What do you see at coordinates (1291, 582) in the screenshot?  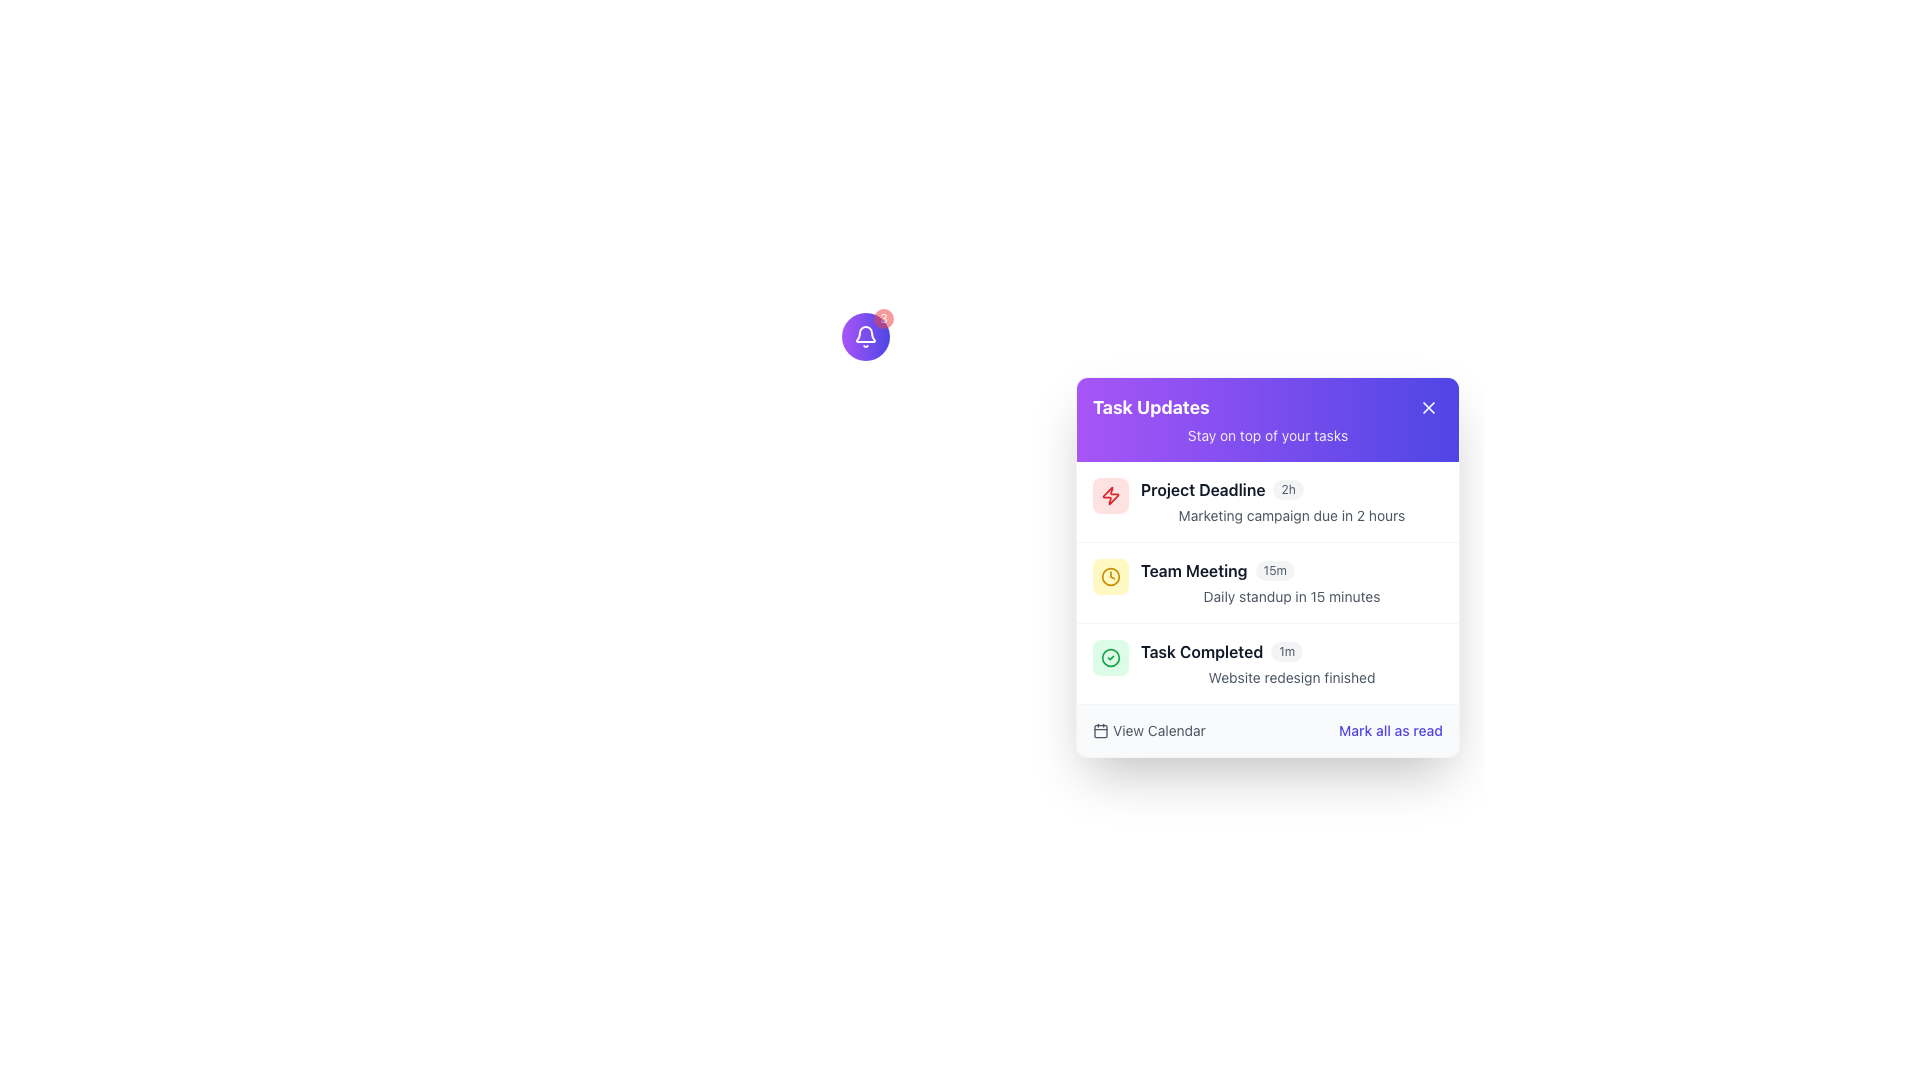 I see `the informative text block about the upcoming scheduled meeting, located in the notification panel under 'Task Updates', specifically the second item below 'Project Deadline'` at bounding box center [1291, 582].